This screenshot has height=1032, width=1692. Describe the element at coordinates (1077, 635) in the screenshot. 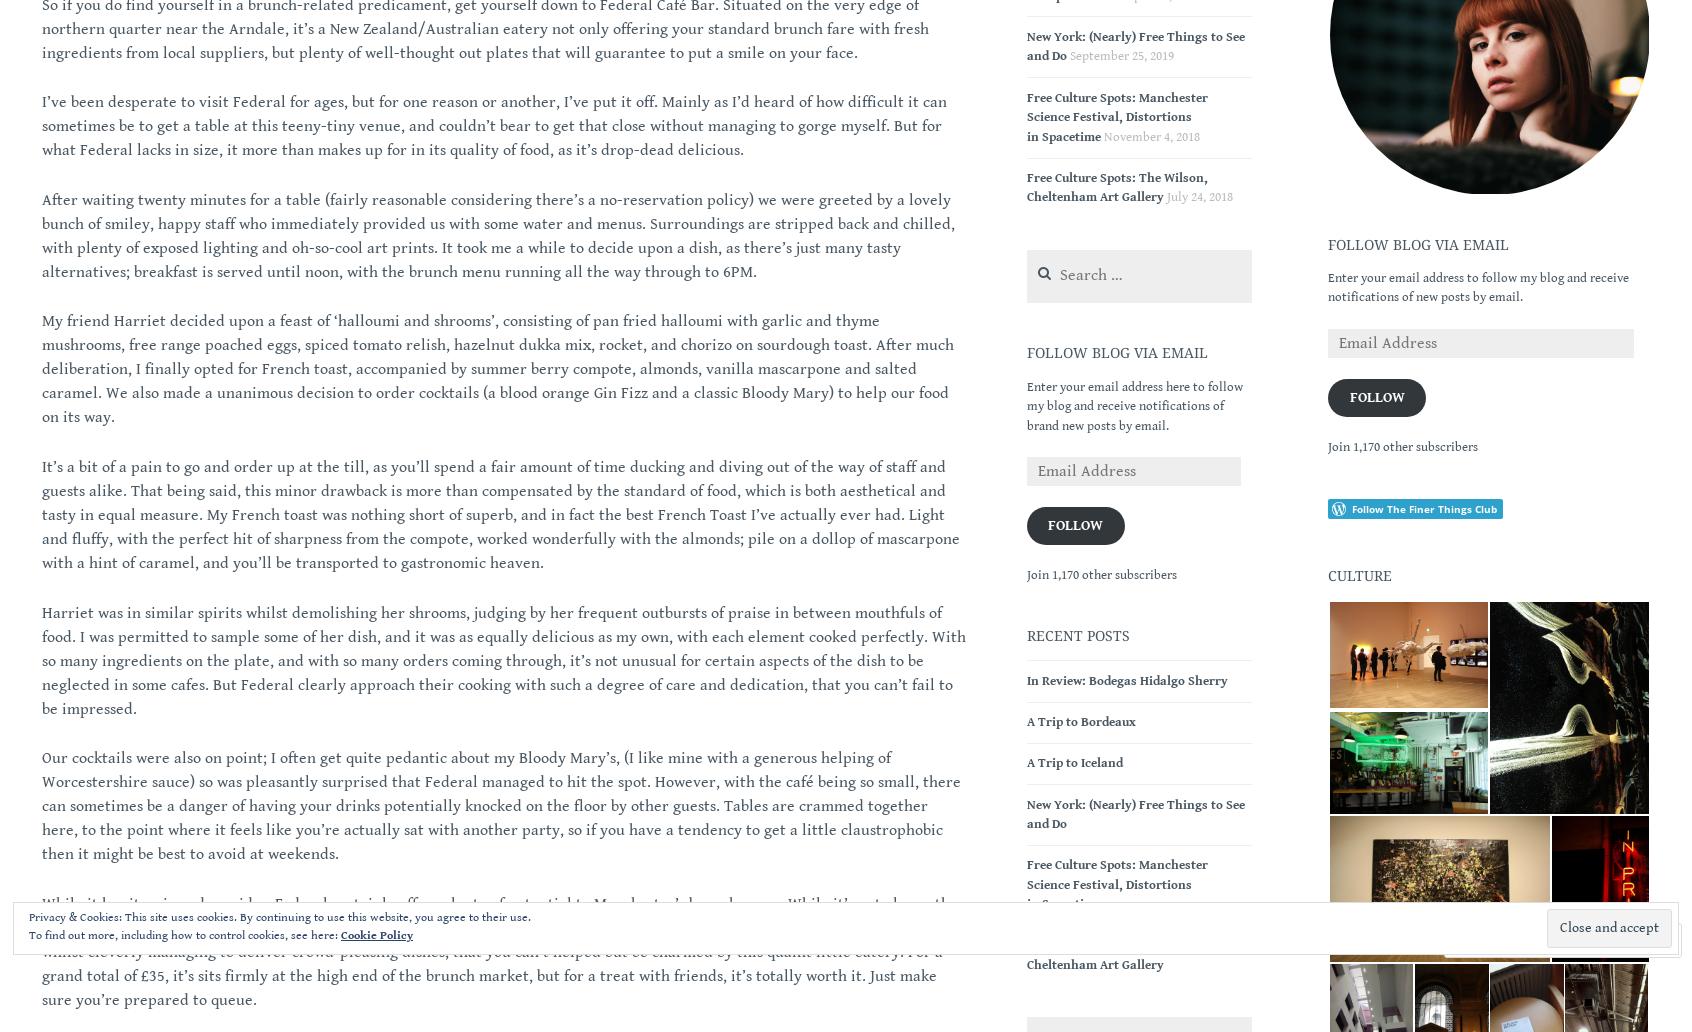

I see `'Recent Posts'` at that location.